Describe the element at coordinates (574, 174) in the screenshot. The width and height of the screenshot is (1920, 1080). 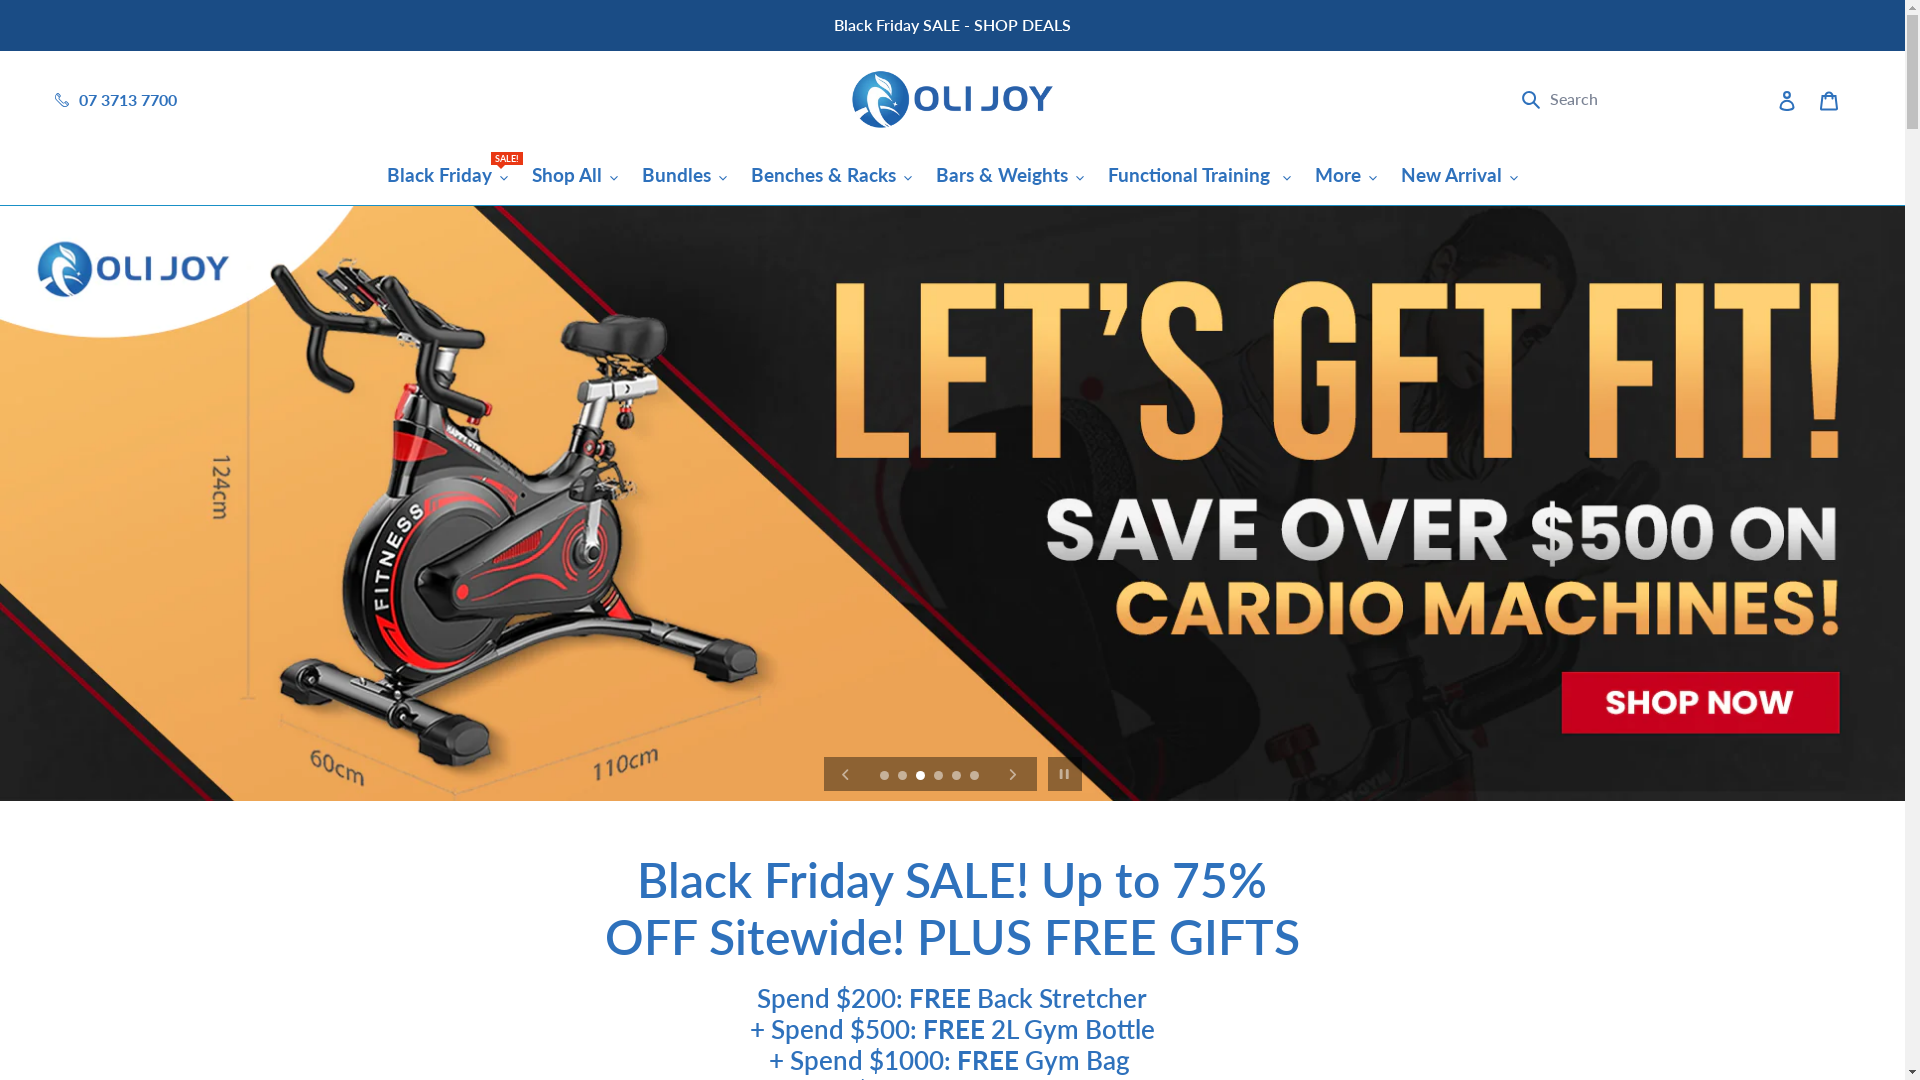
I see `'Shop All'` at that location.